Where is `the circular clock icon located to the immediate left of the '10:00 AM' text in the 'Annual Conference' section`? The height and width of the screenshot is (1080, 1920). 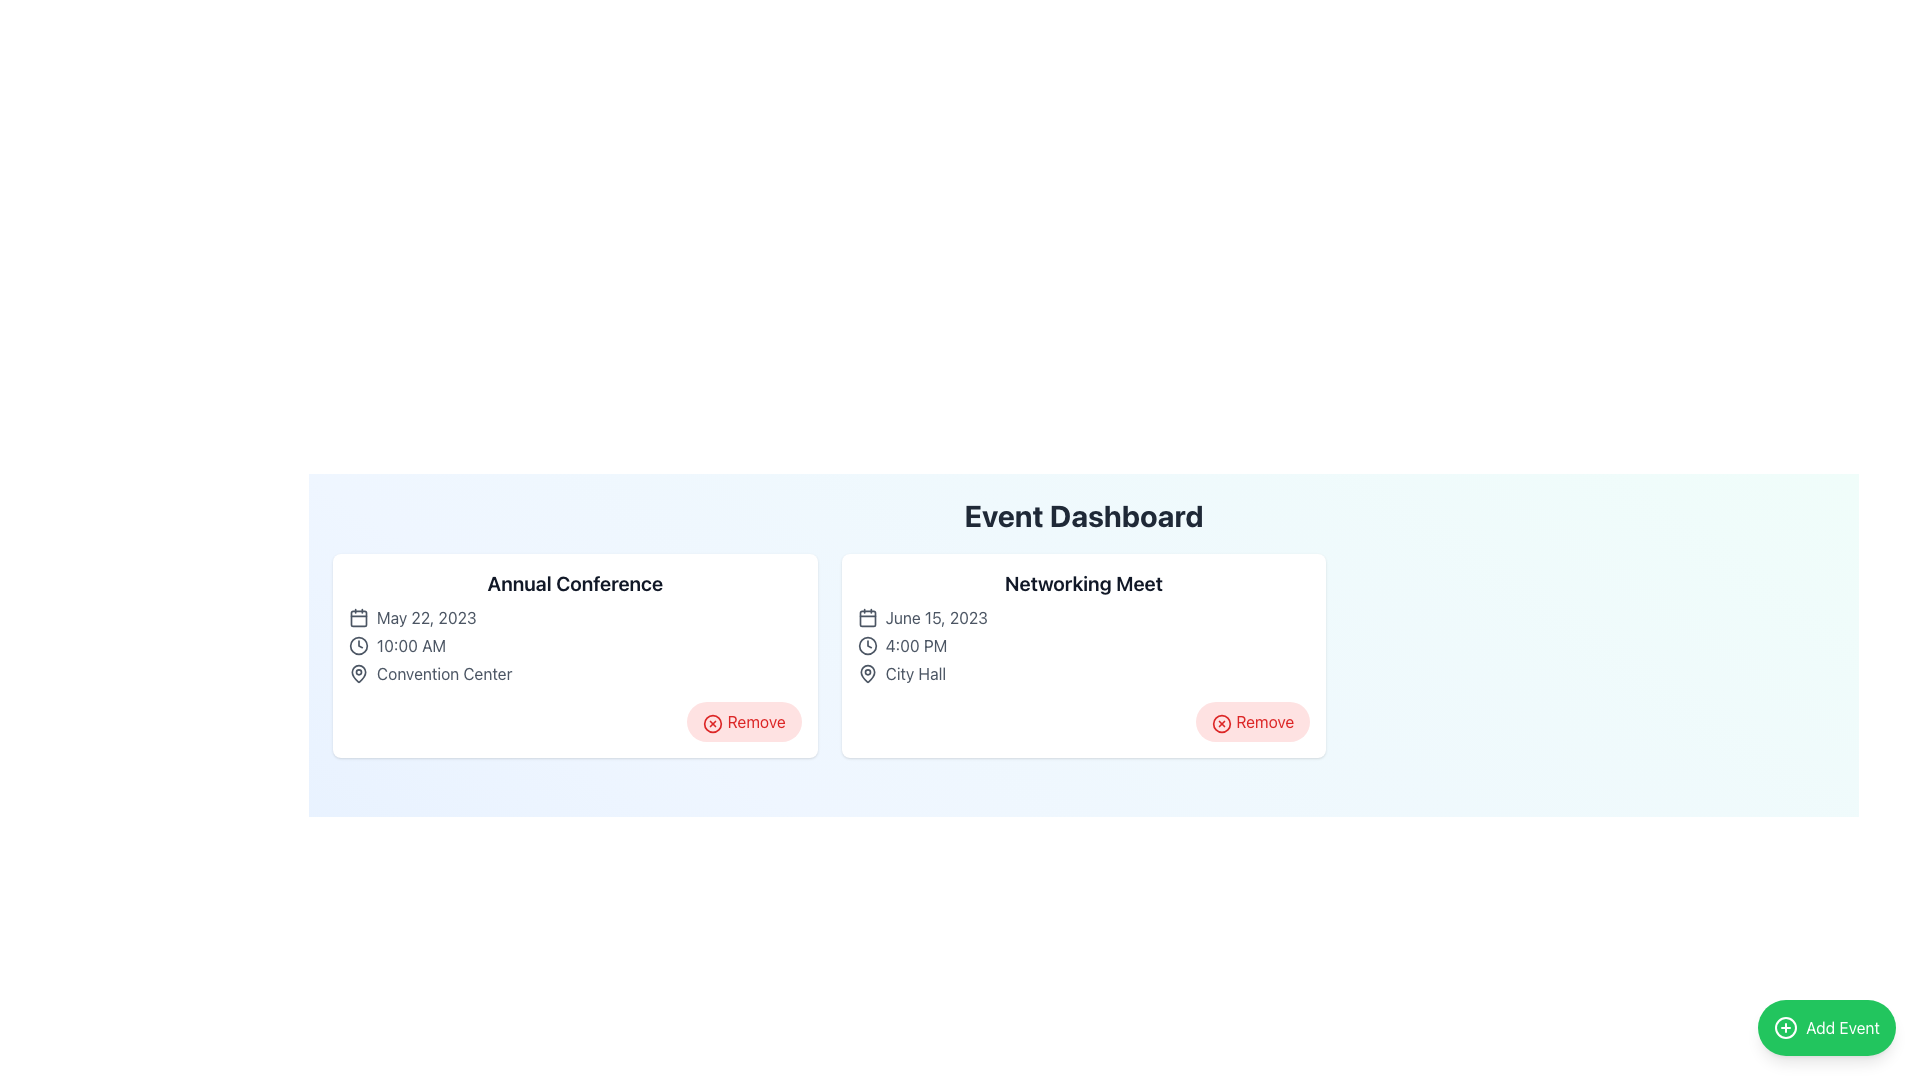
the circular clock icon located to the immediate left of the '10:00 AM' text in the 'Annual Conference' section is located at coordinates (359, 645).